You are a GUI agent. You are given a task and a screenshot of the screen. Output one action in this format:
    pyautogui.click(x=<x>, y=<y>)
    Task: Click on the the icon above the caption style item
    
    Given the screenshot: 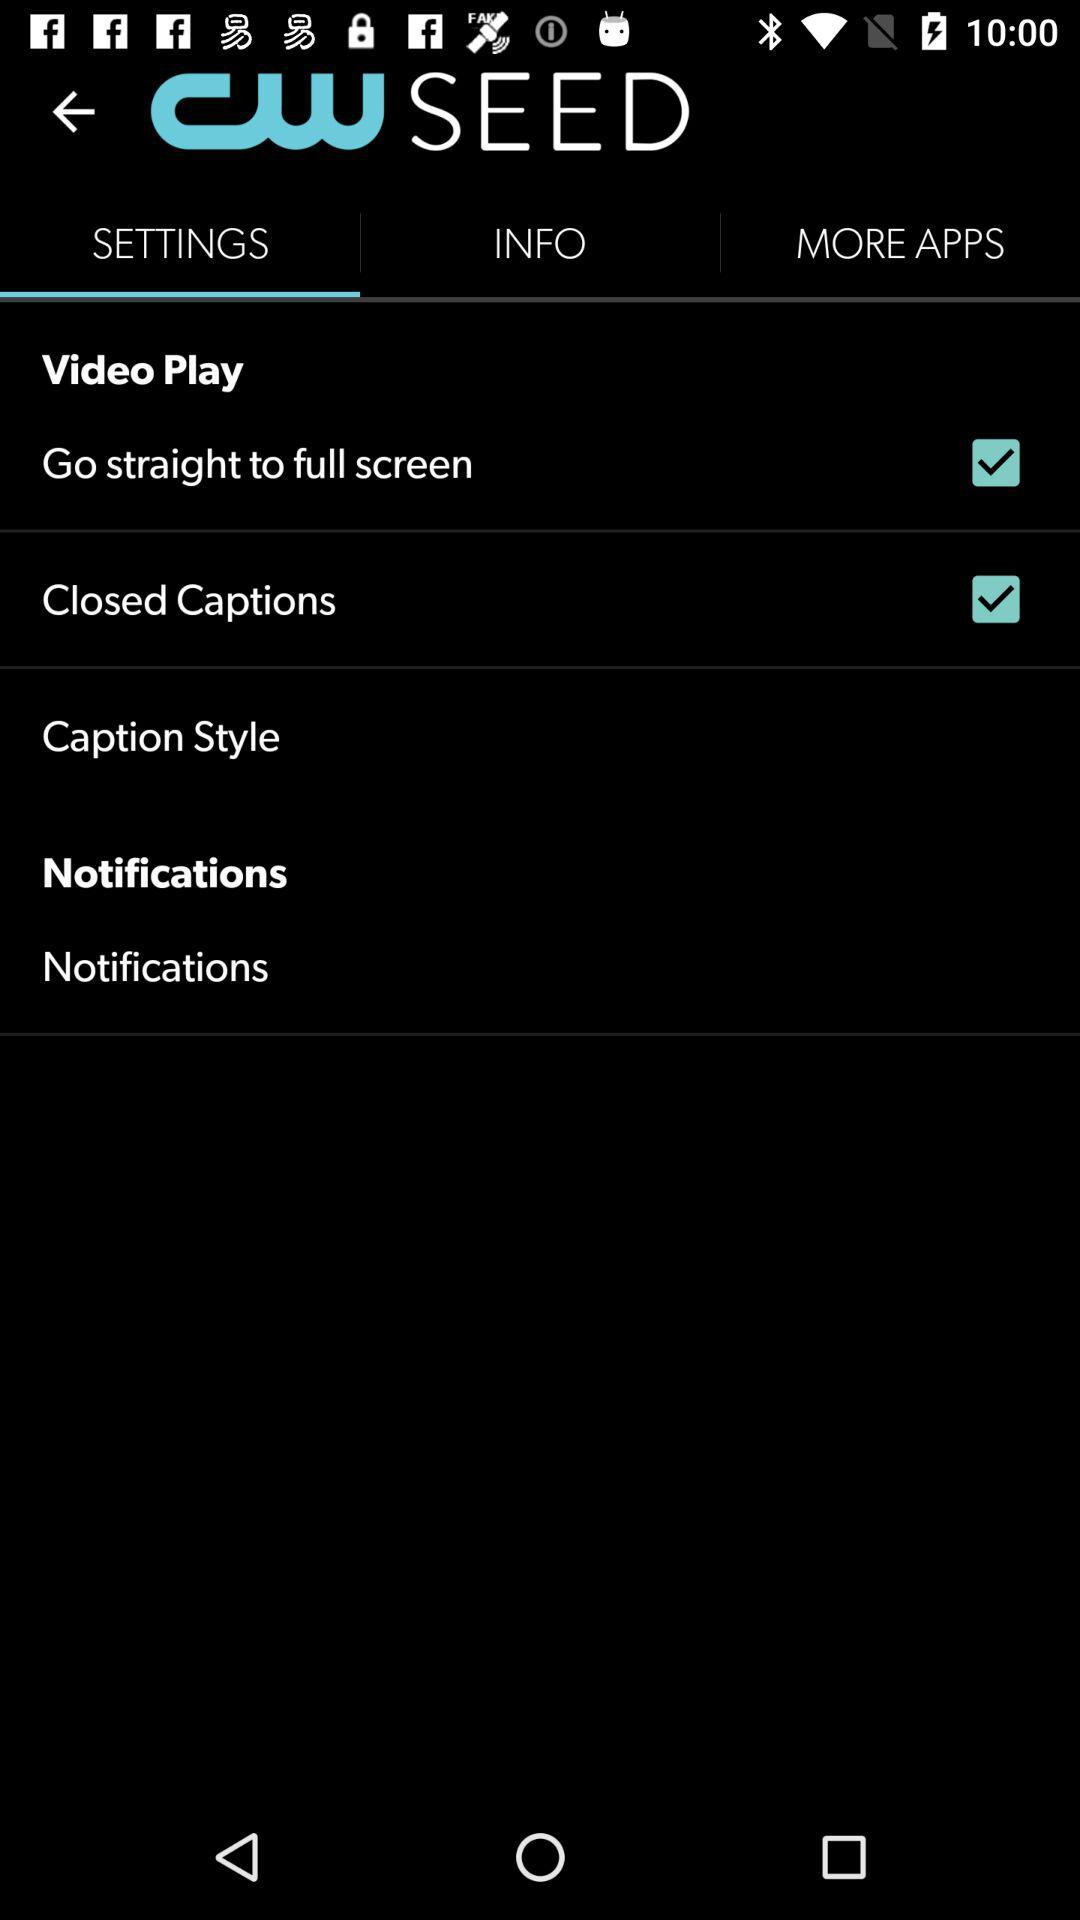 What is the action you would take?
    pyautogui.click(x=189, y=598)
    